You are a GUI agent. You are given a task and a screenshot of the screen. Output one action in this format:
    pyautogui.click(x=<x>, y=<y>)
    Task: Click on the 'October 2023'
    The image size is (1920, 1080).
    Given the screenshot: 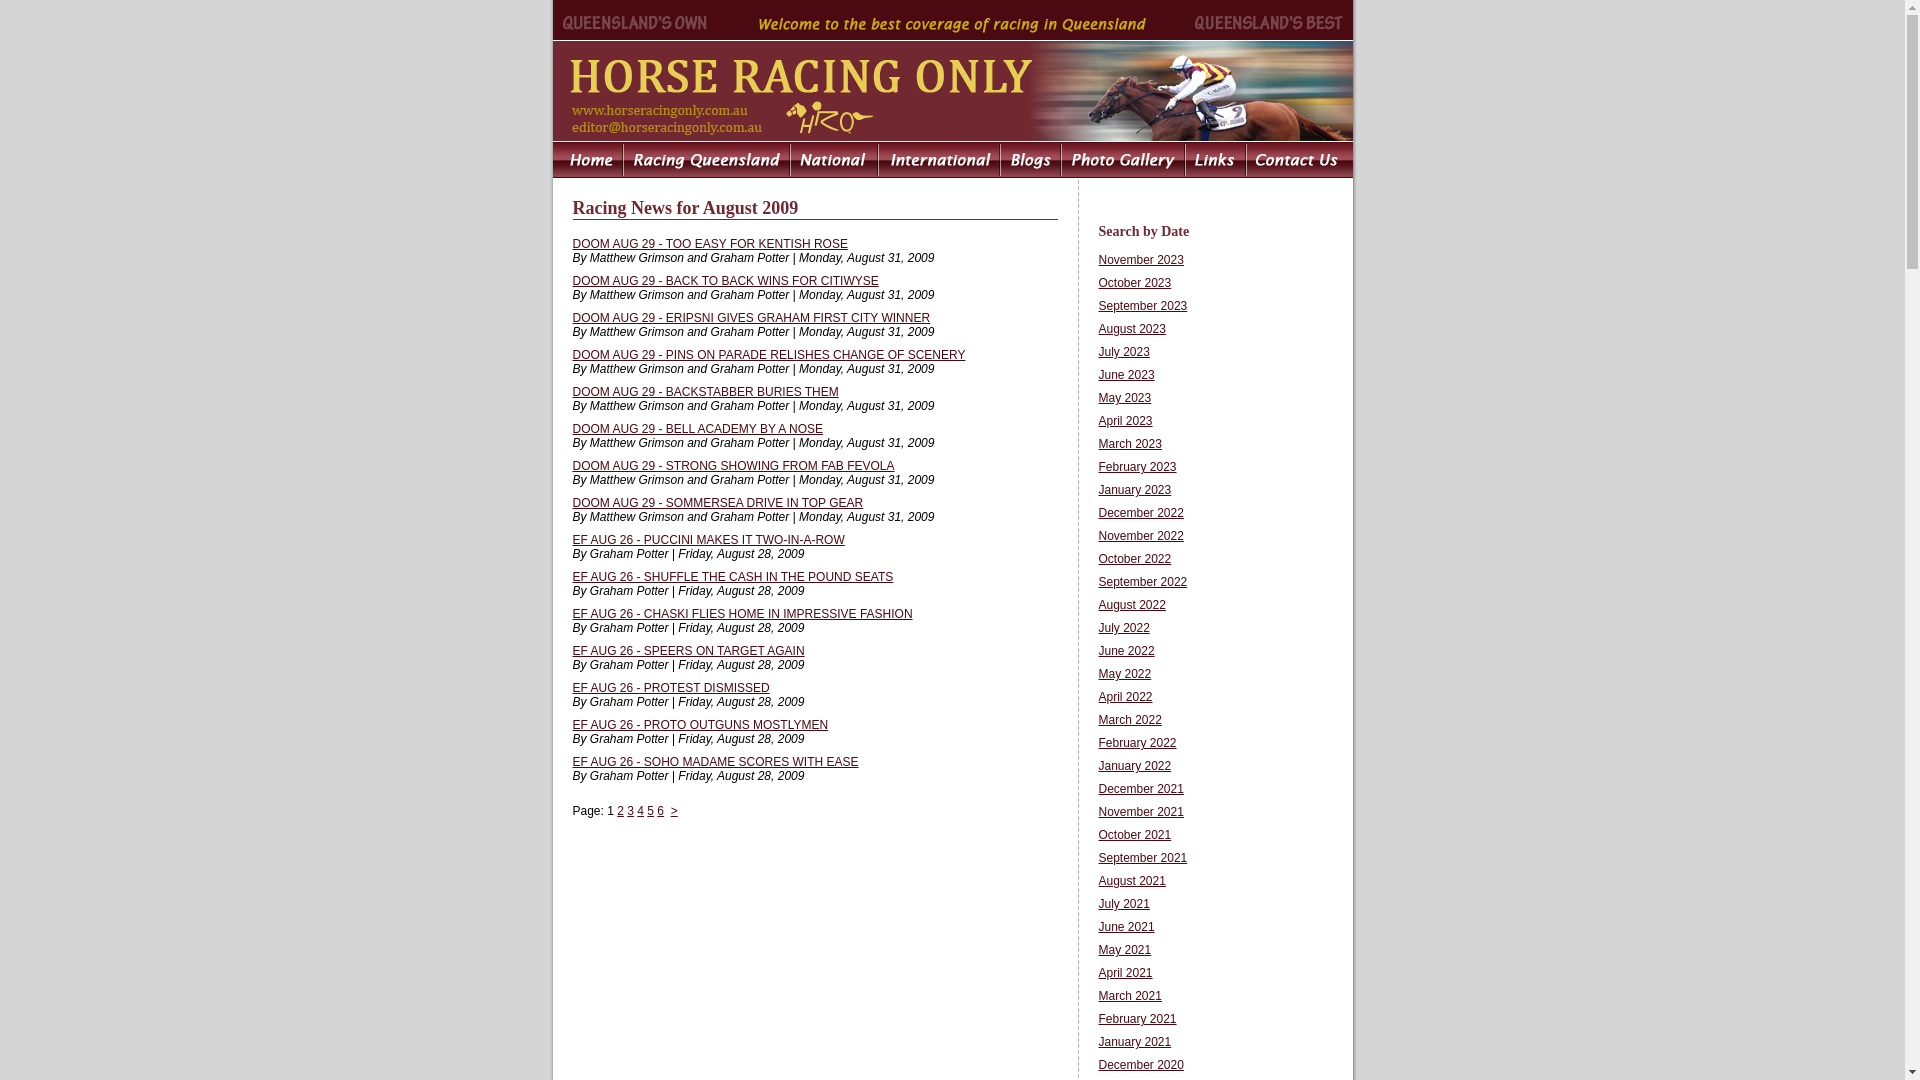 What is the action you would take?
    pyautogui.click(x=1134, y=282)
    